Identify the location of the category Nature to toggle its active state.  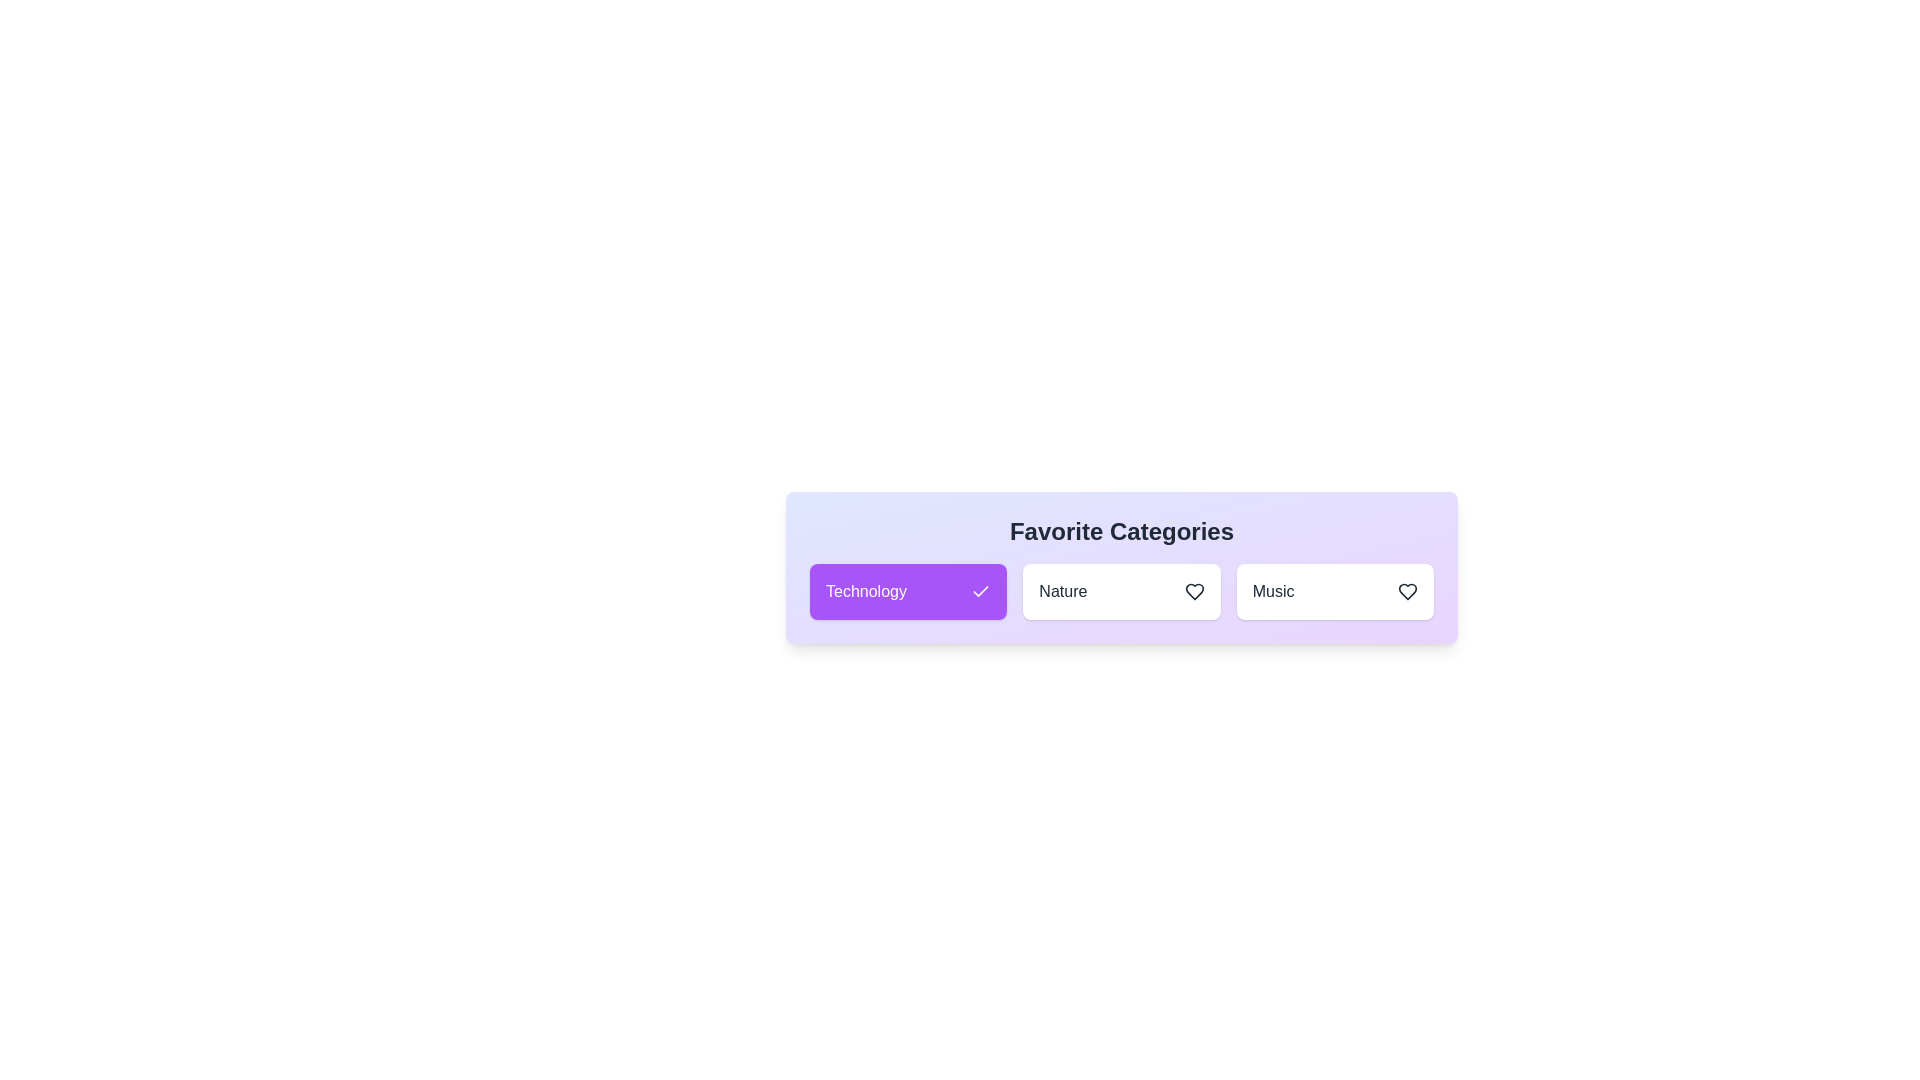
(1122, 590).